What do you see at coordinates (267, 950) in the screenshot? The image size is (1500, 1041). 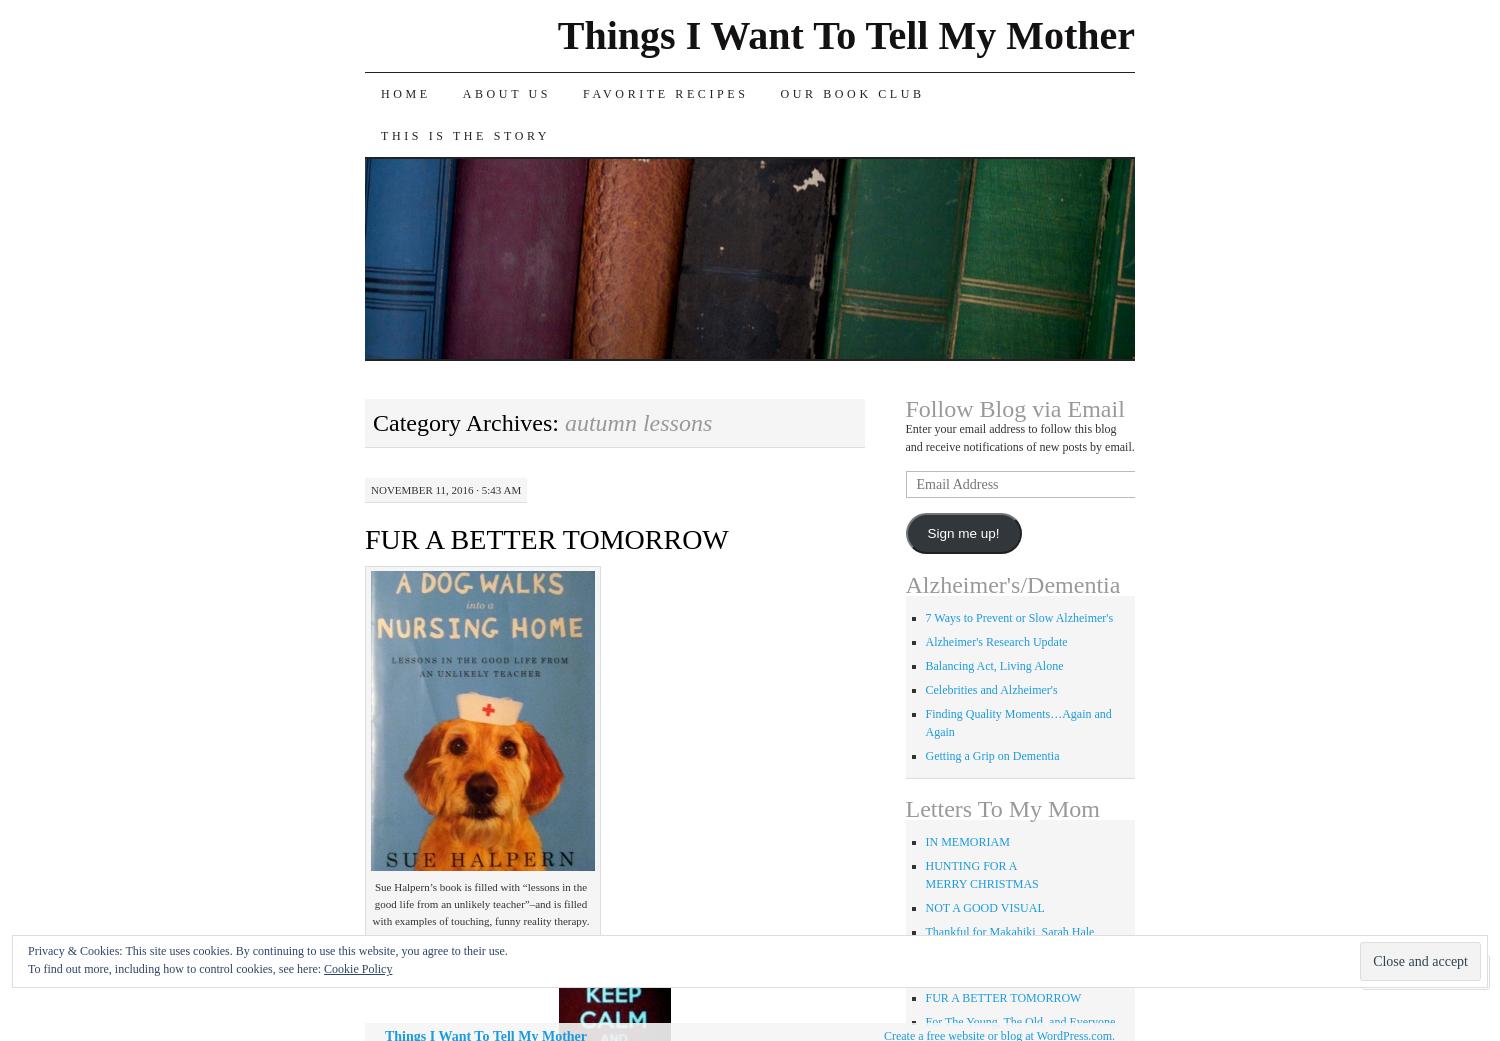 I see `'Privacy & Cookies: This site uses cookies. By continuing to use this website, you agree to their use.'` at bounding box center [267, 950].